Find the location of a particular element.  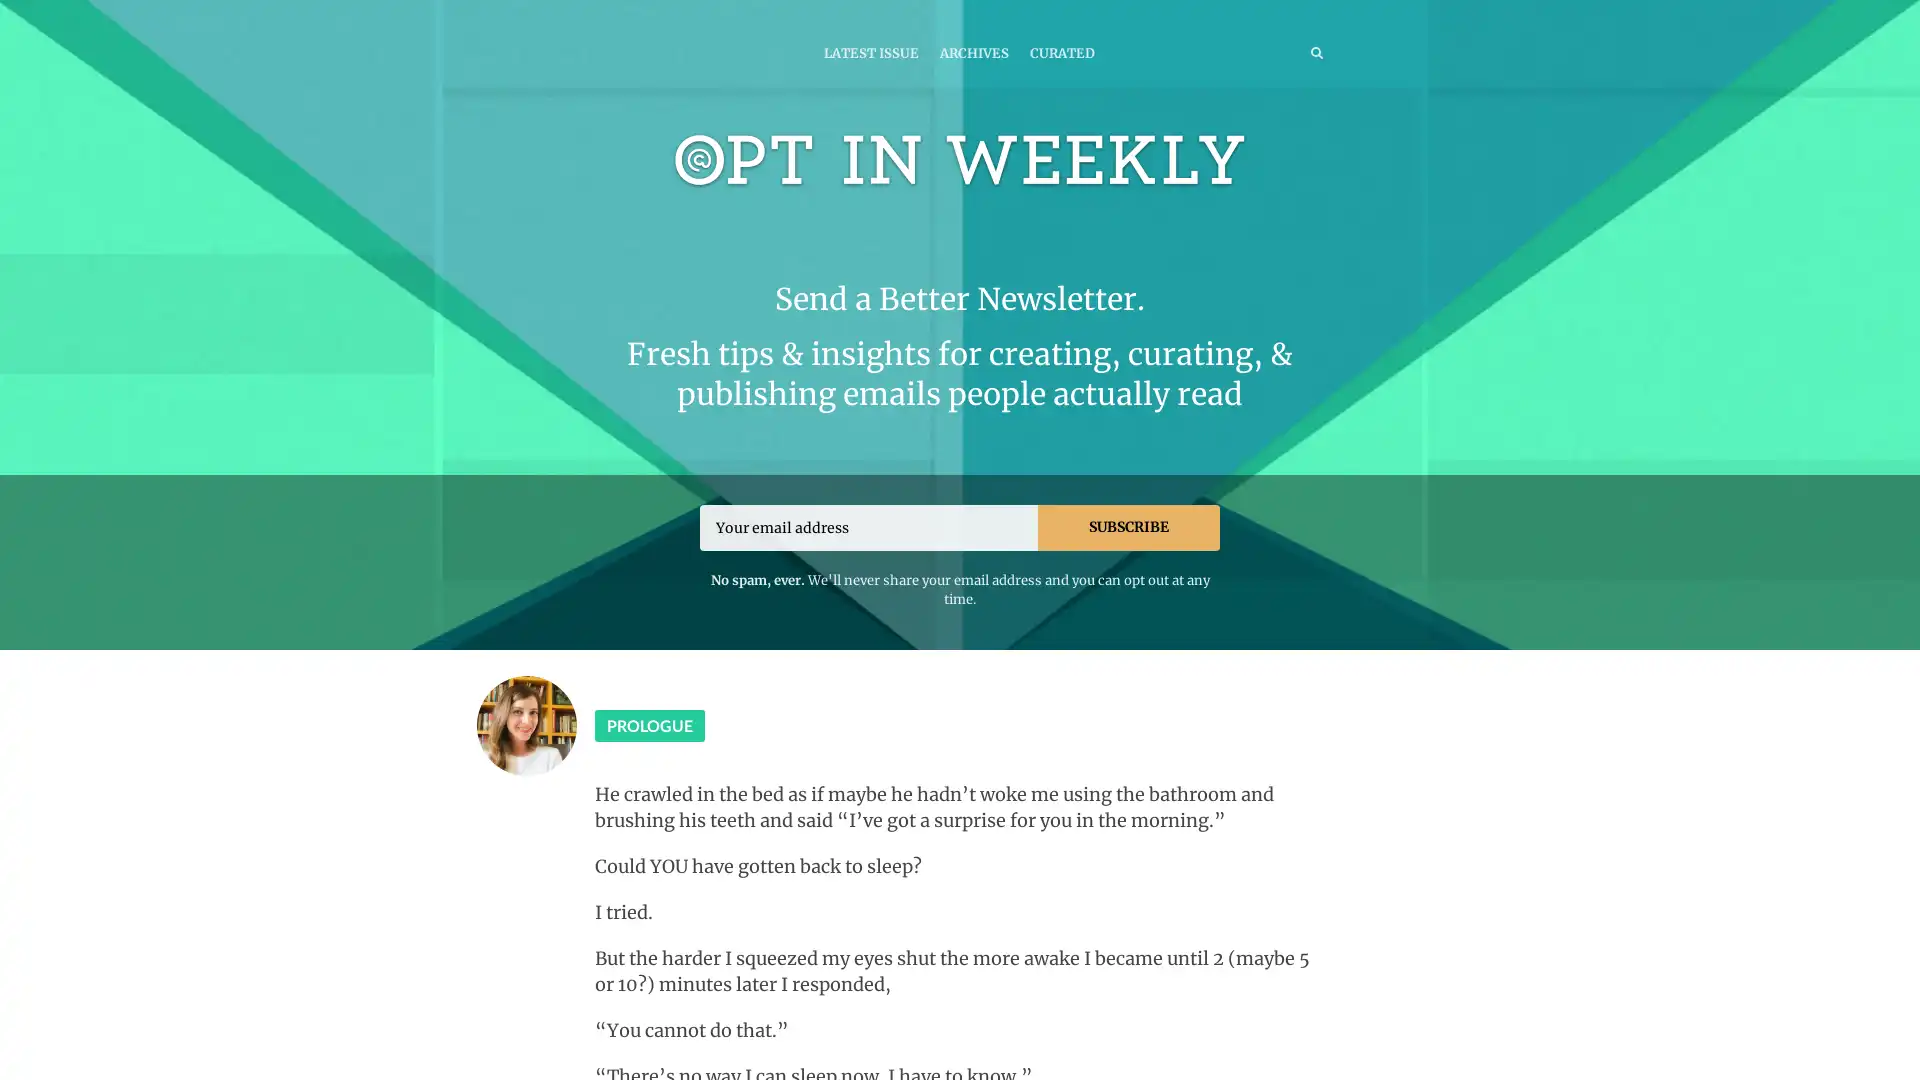

SUBSCRIBE is located at coordinates (1128, 526).